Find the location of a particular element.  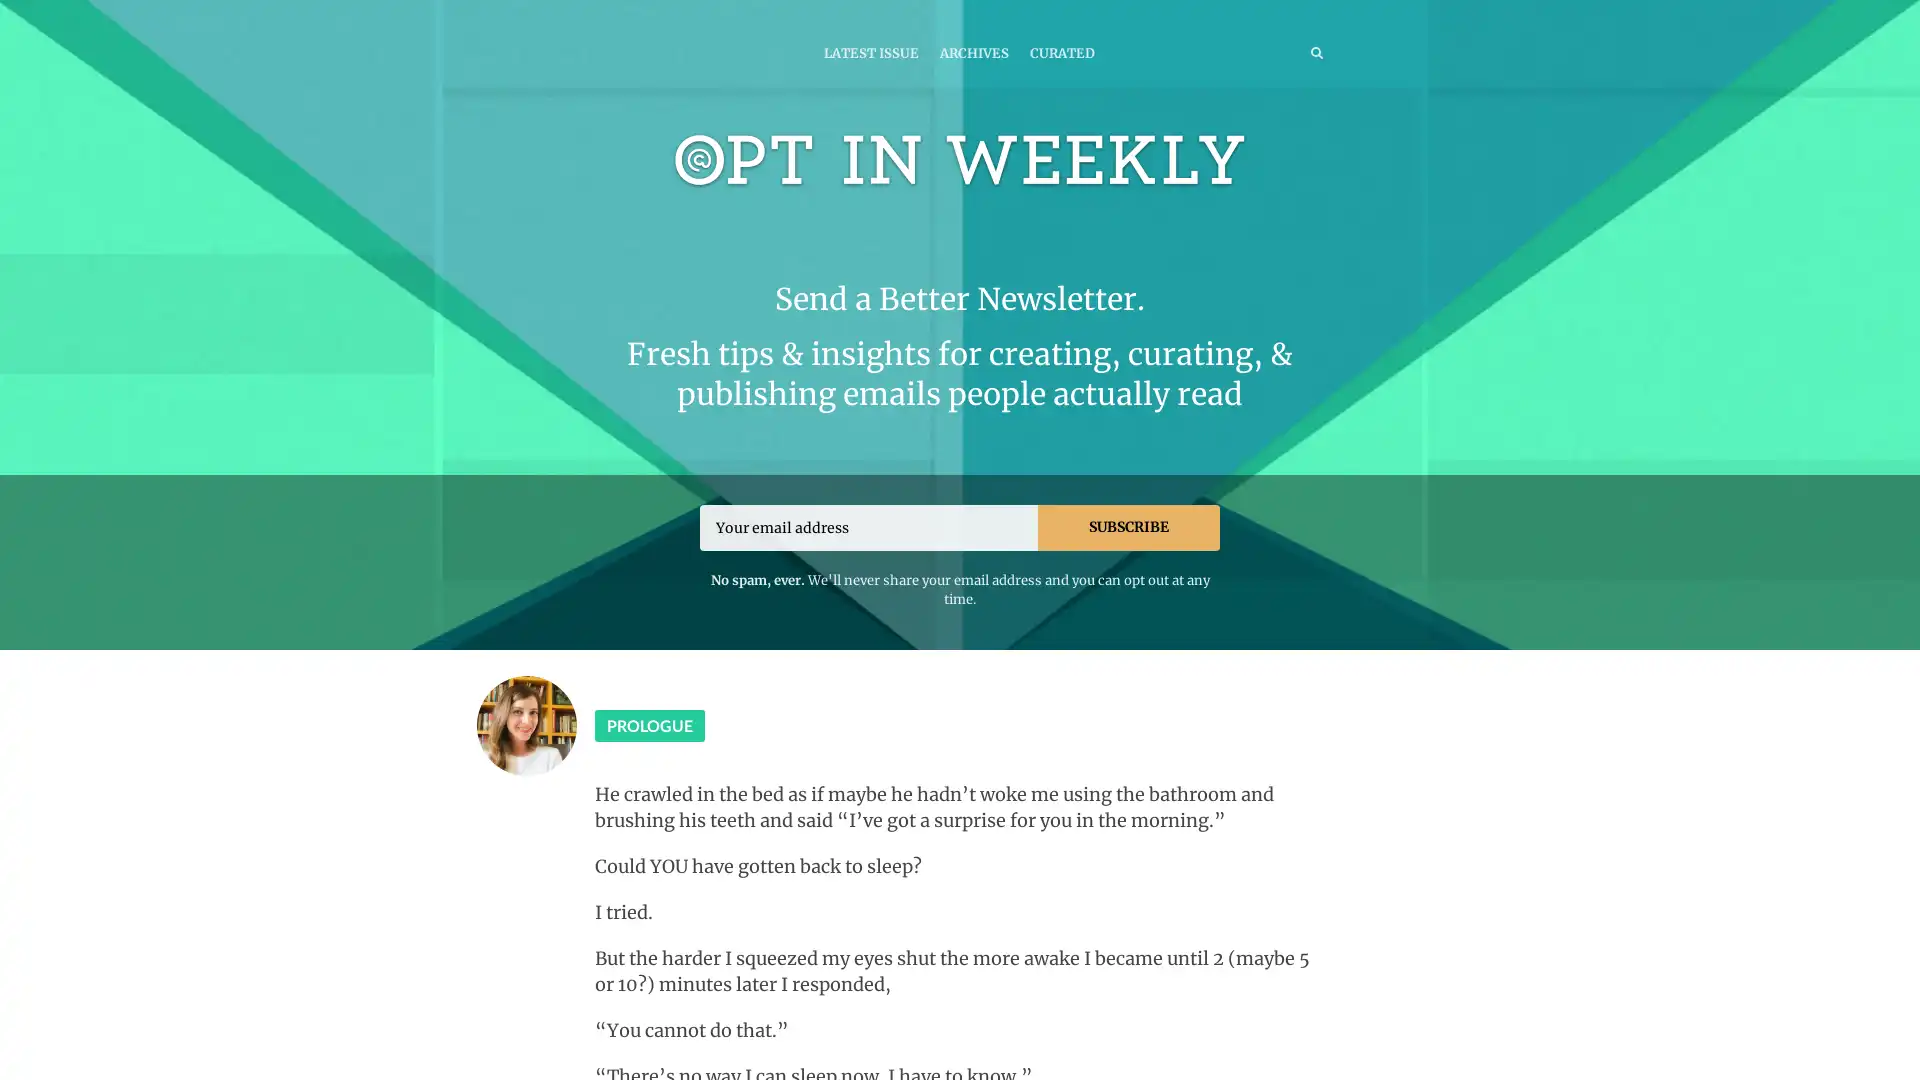

SUBSCRIBE is located at coordinates (1128, 526).